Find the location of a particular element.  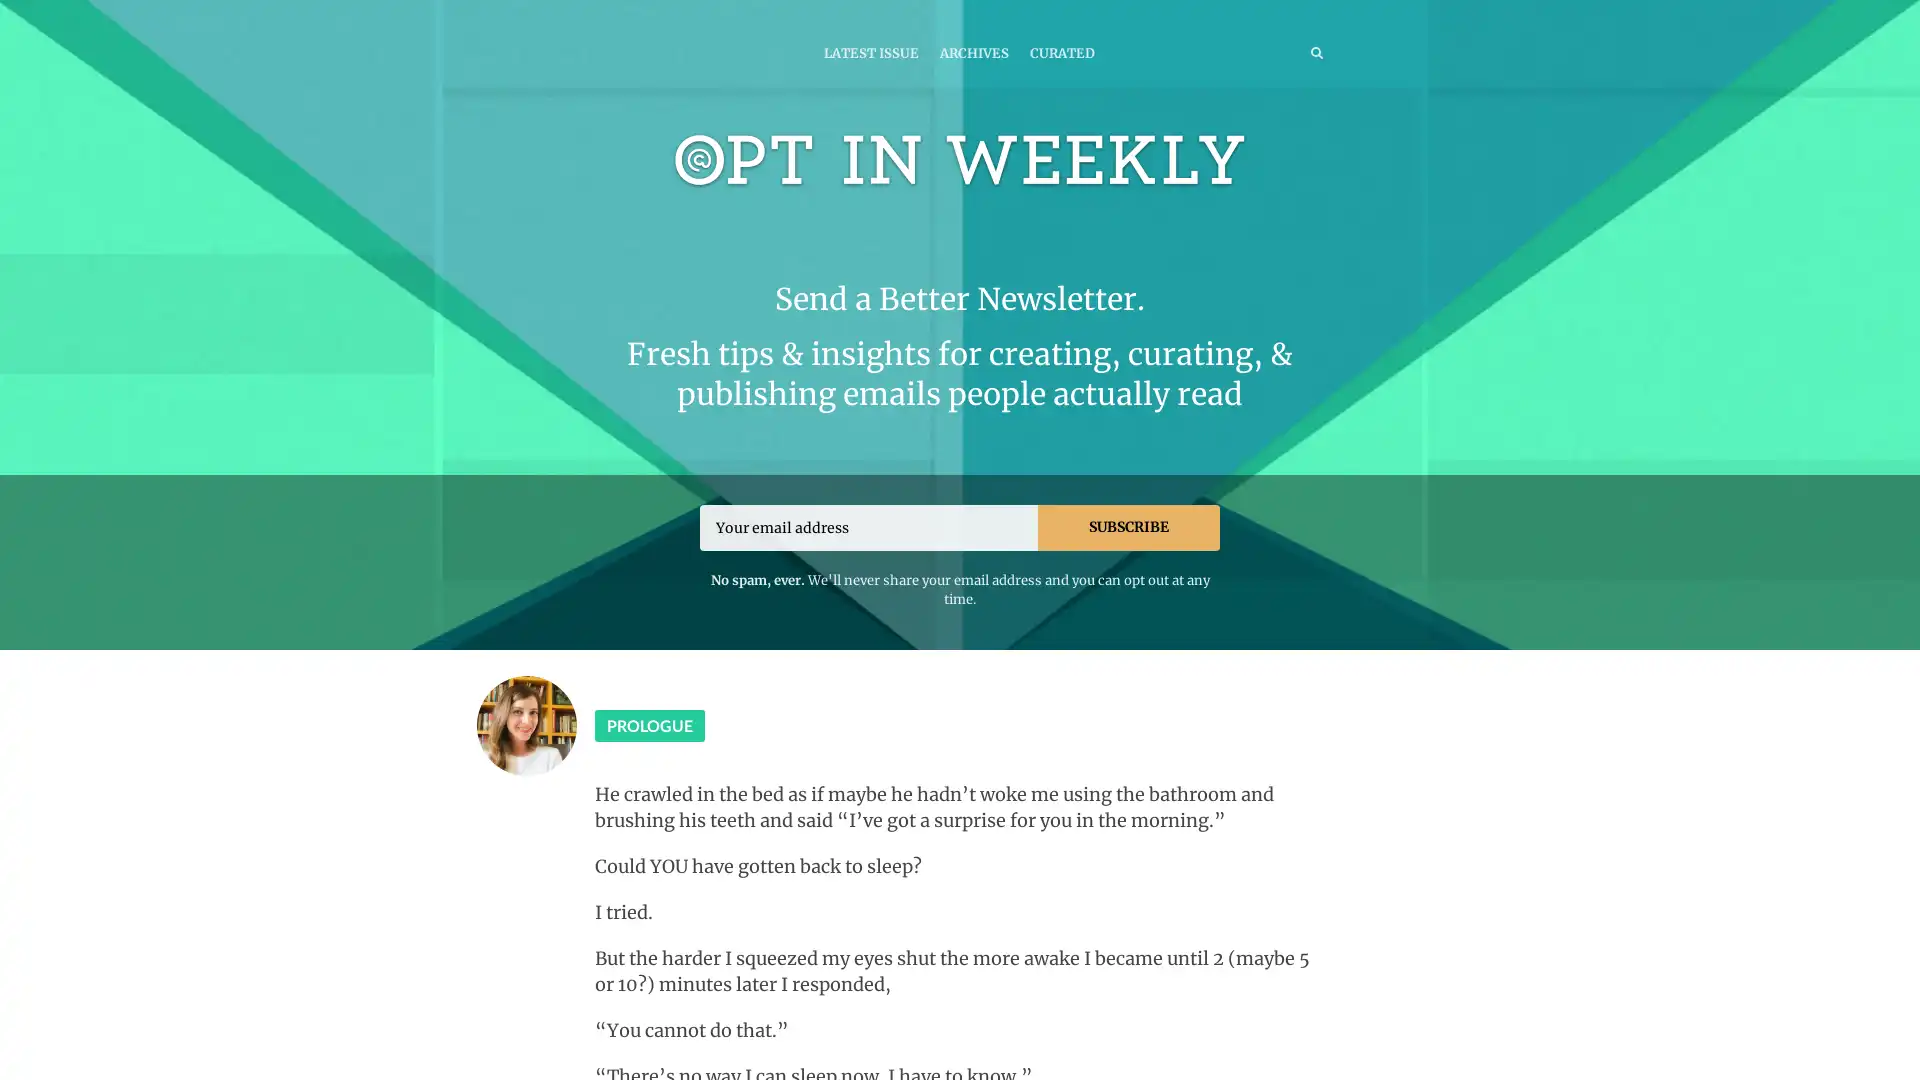

SUBSCRIBE is located at coordinates (1128, 526).